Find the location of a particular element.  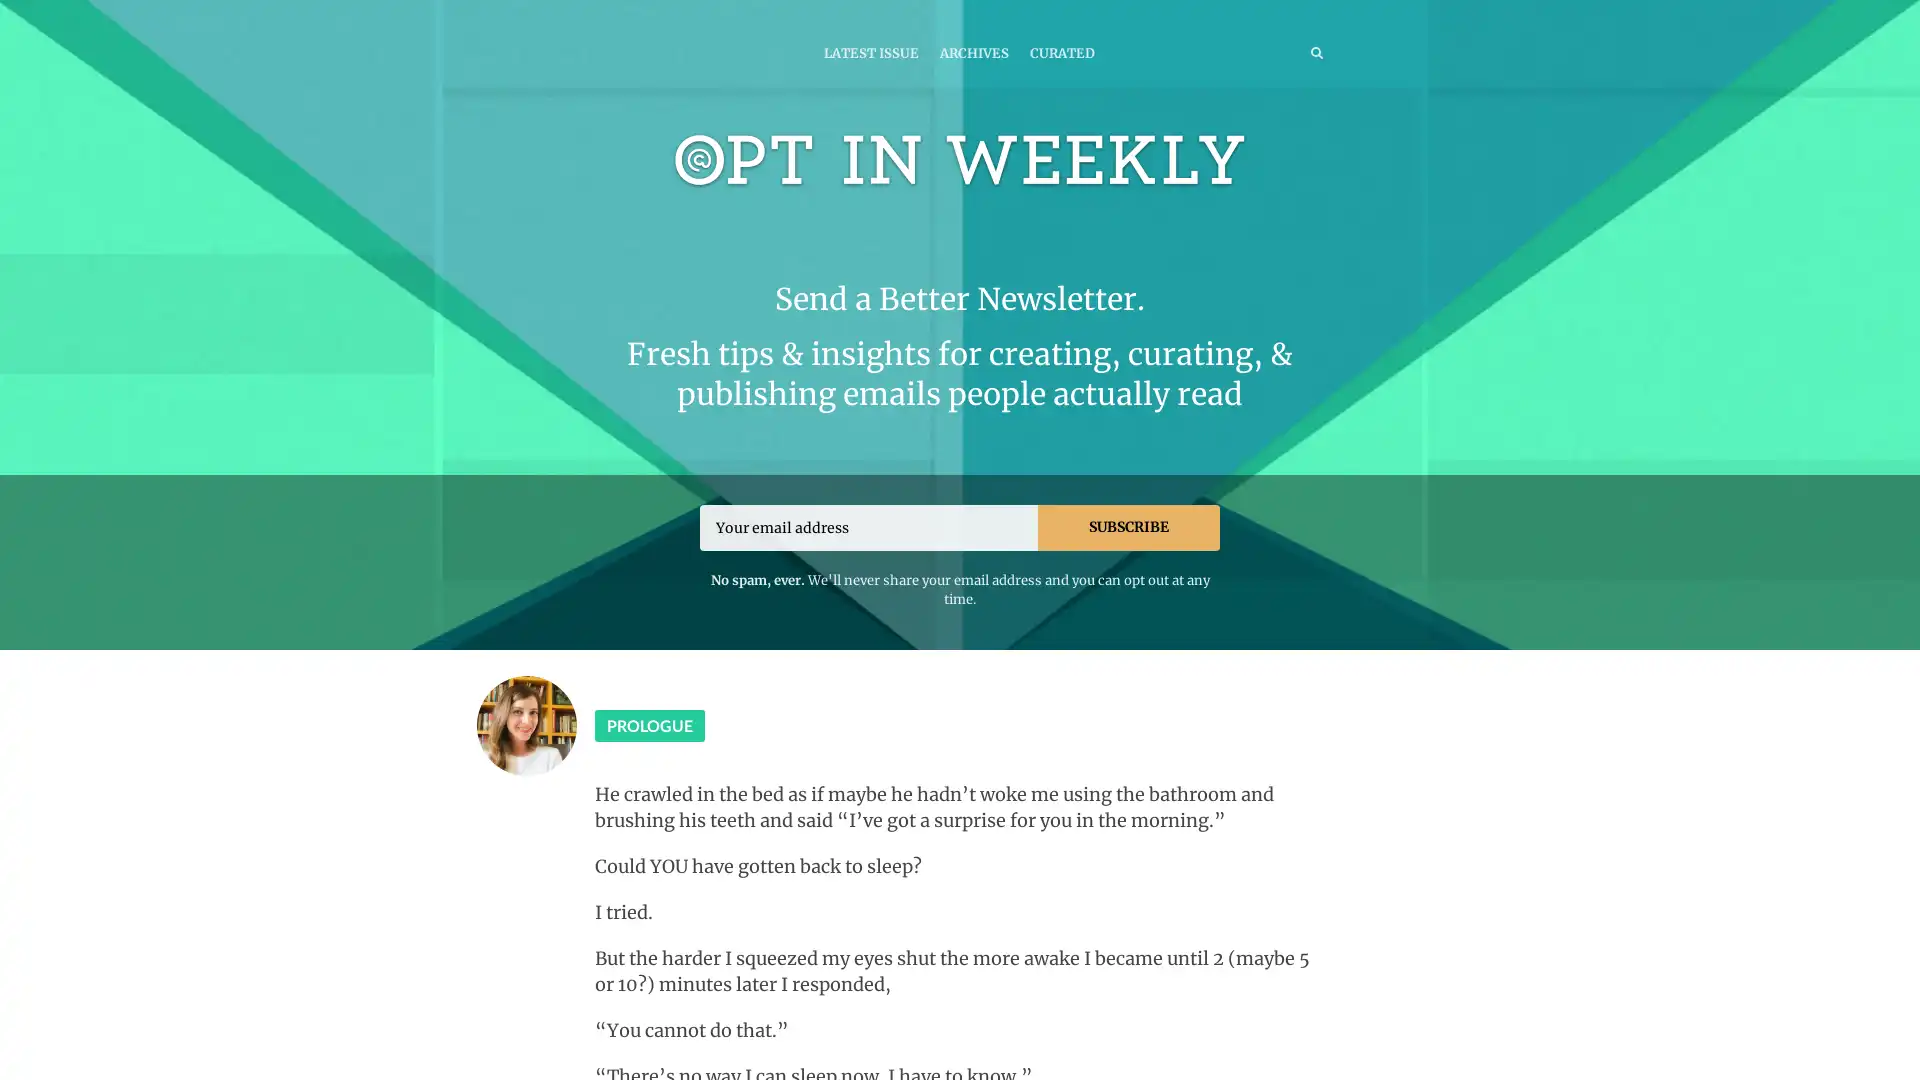

SUBSCRIBE is located at coordinates (1128, 526).